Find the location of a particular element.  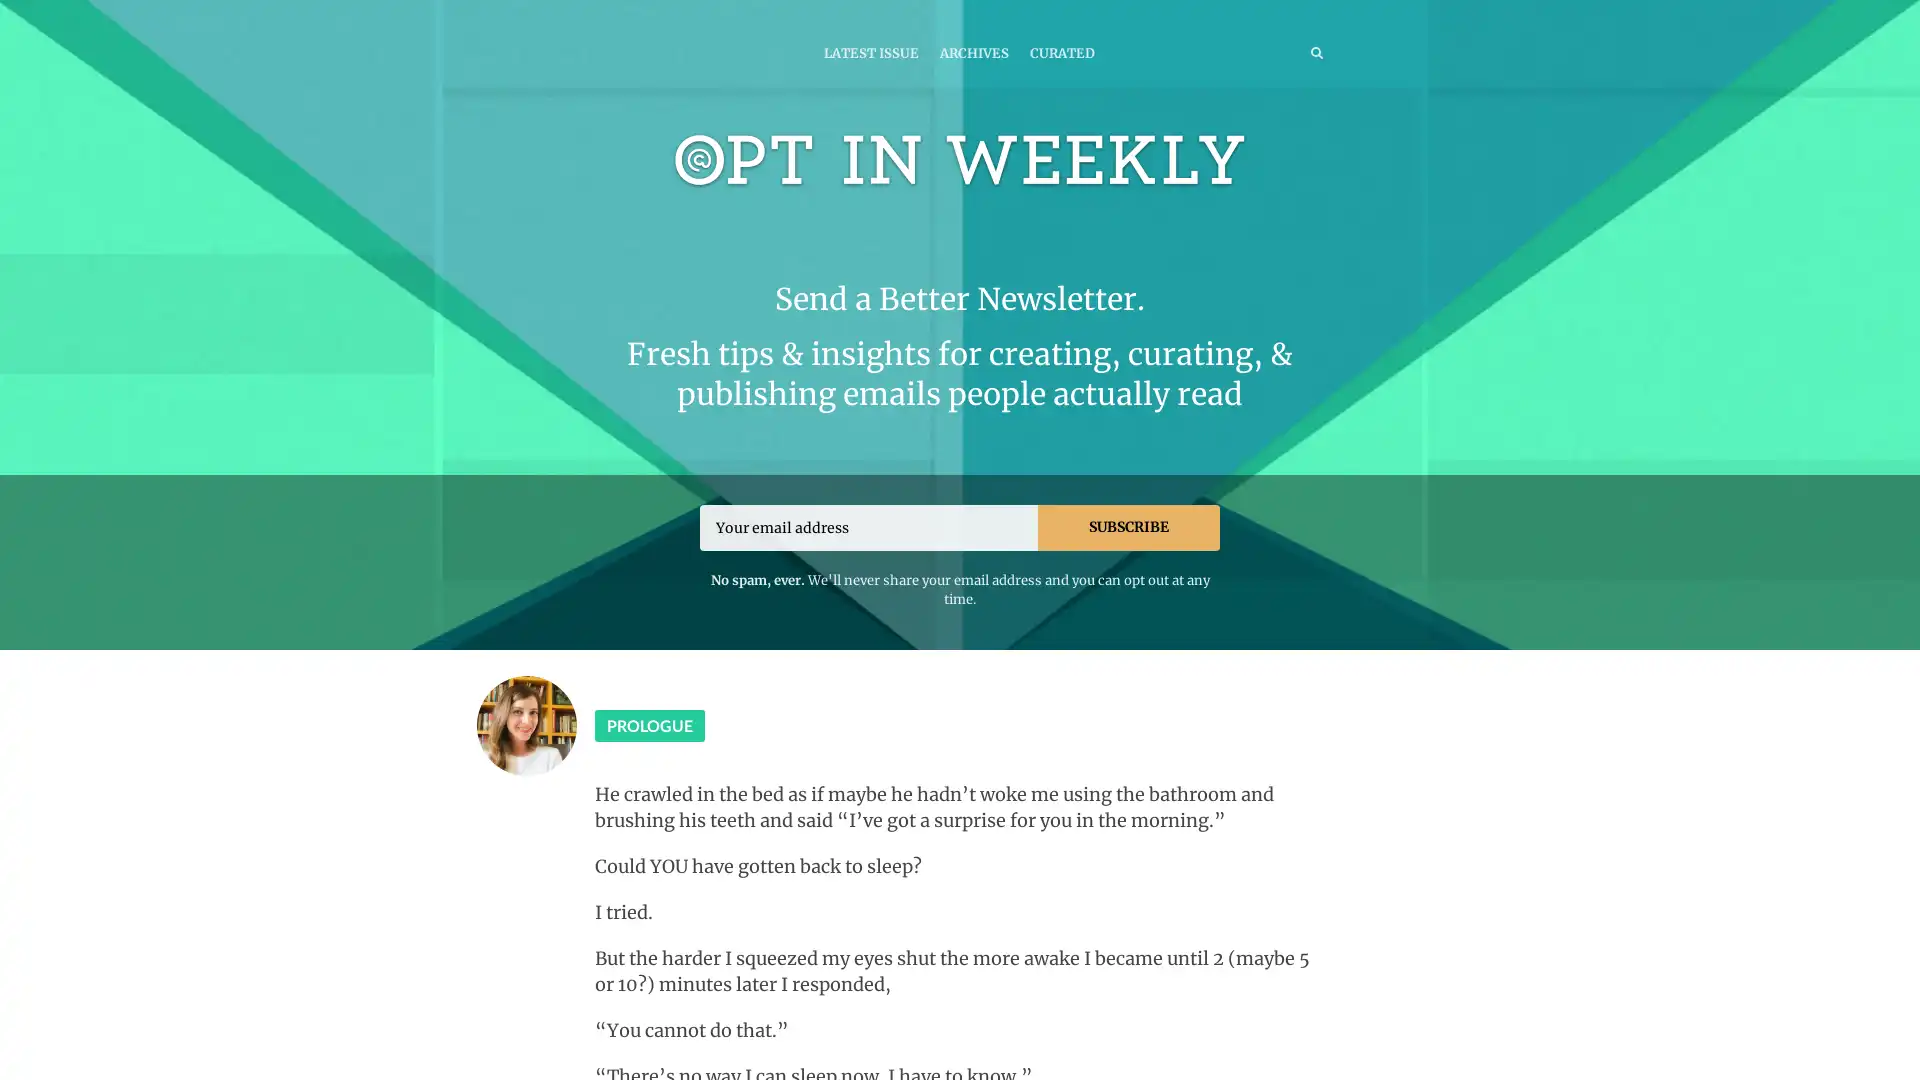

SUBSCRIBE is located at coordinates (1128, 526).